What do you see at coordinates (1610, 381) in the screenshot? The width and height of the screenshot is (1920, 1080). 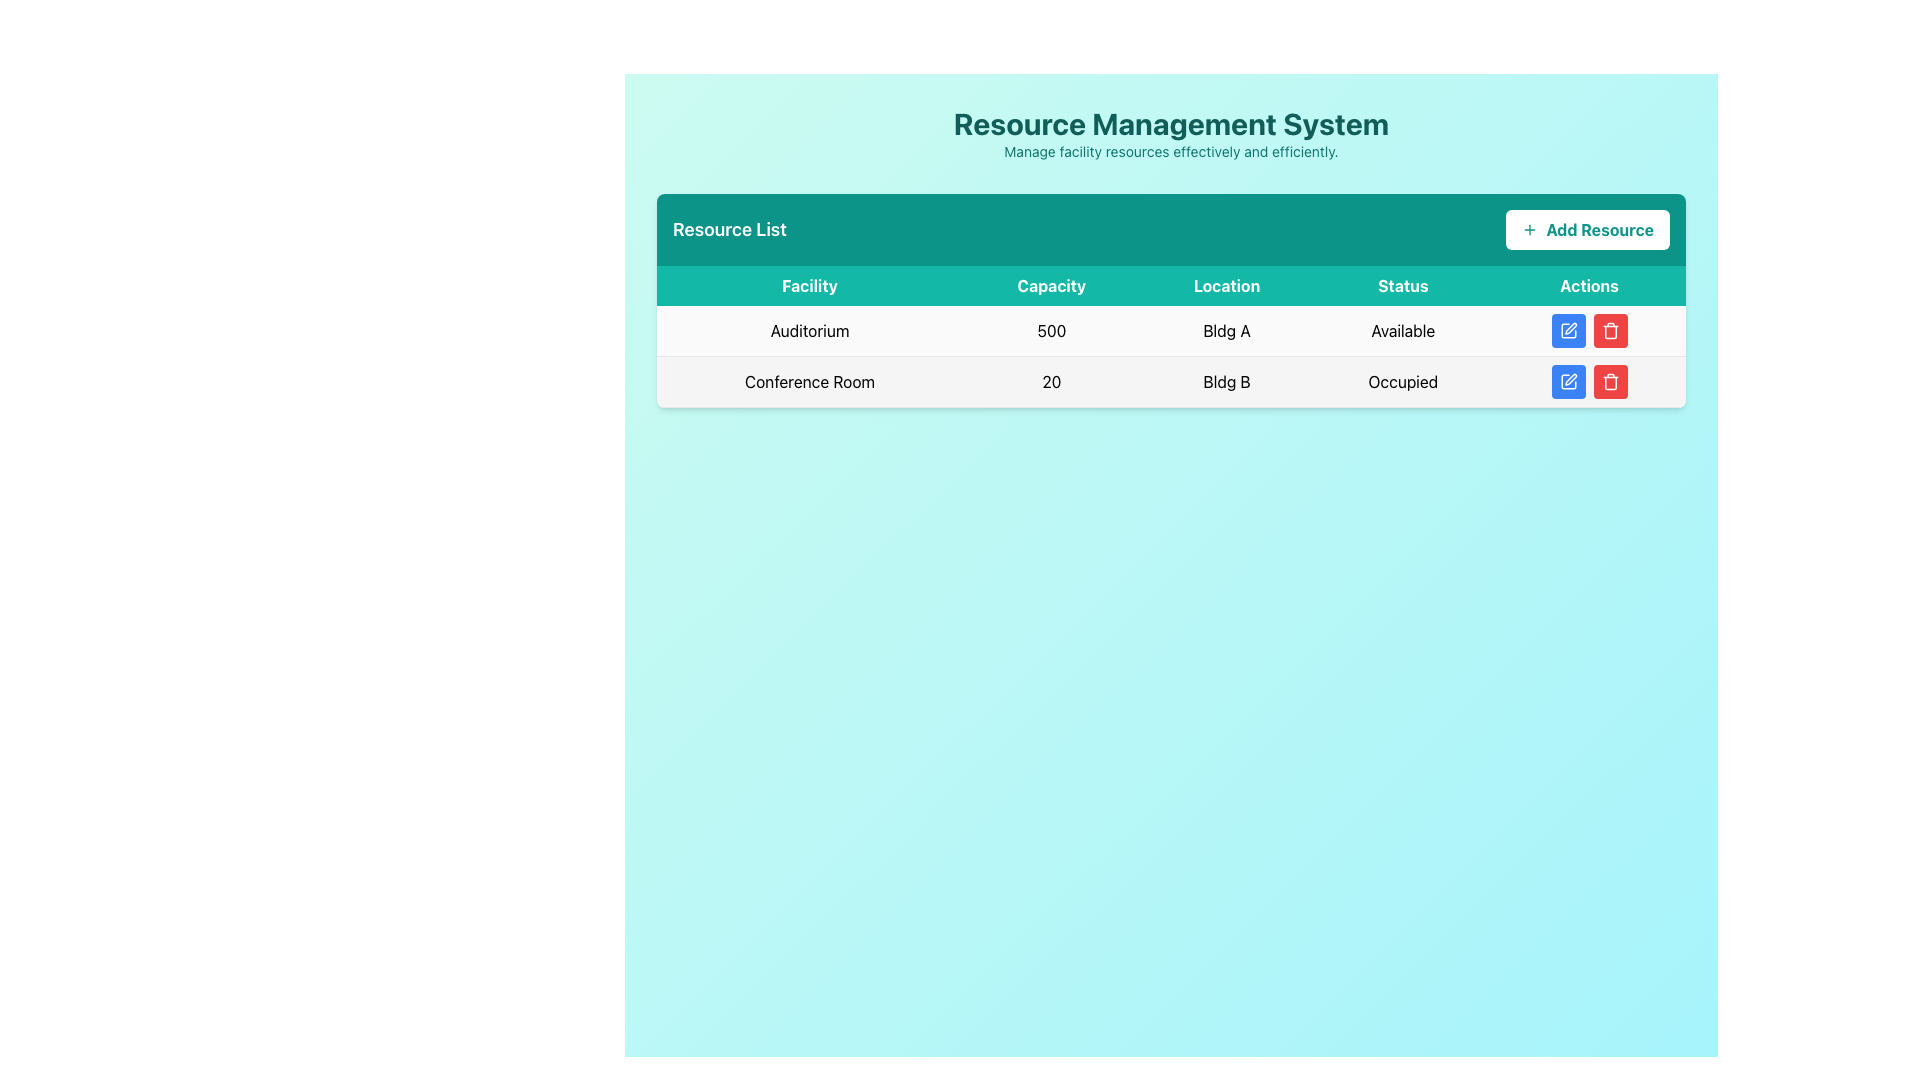 I see `the red trash can icon button located on the rightmost side of the 'Actions' column in the second row of the table` at bounding box center [1610, 381].